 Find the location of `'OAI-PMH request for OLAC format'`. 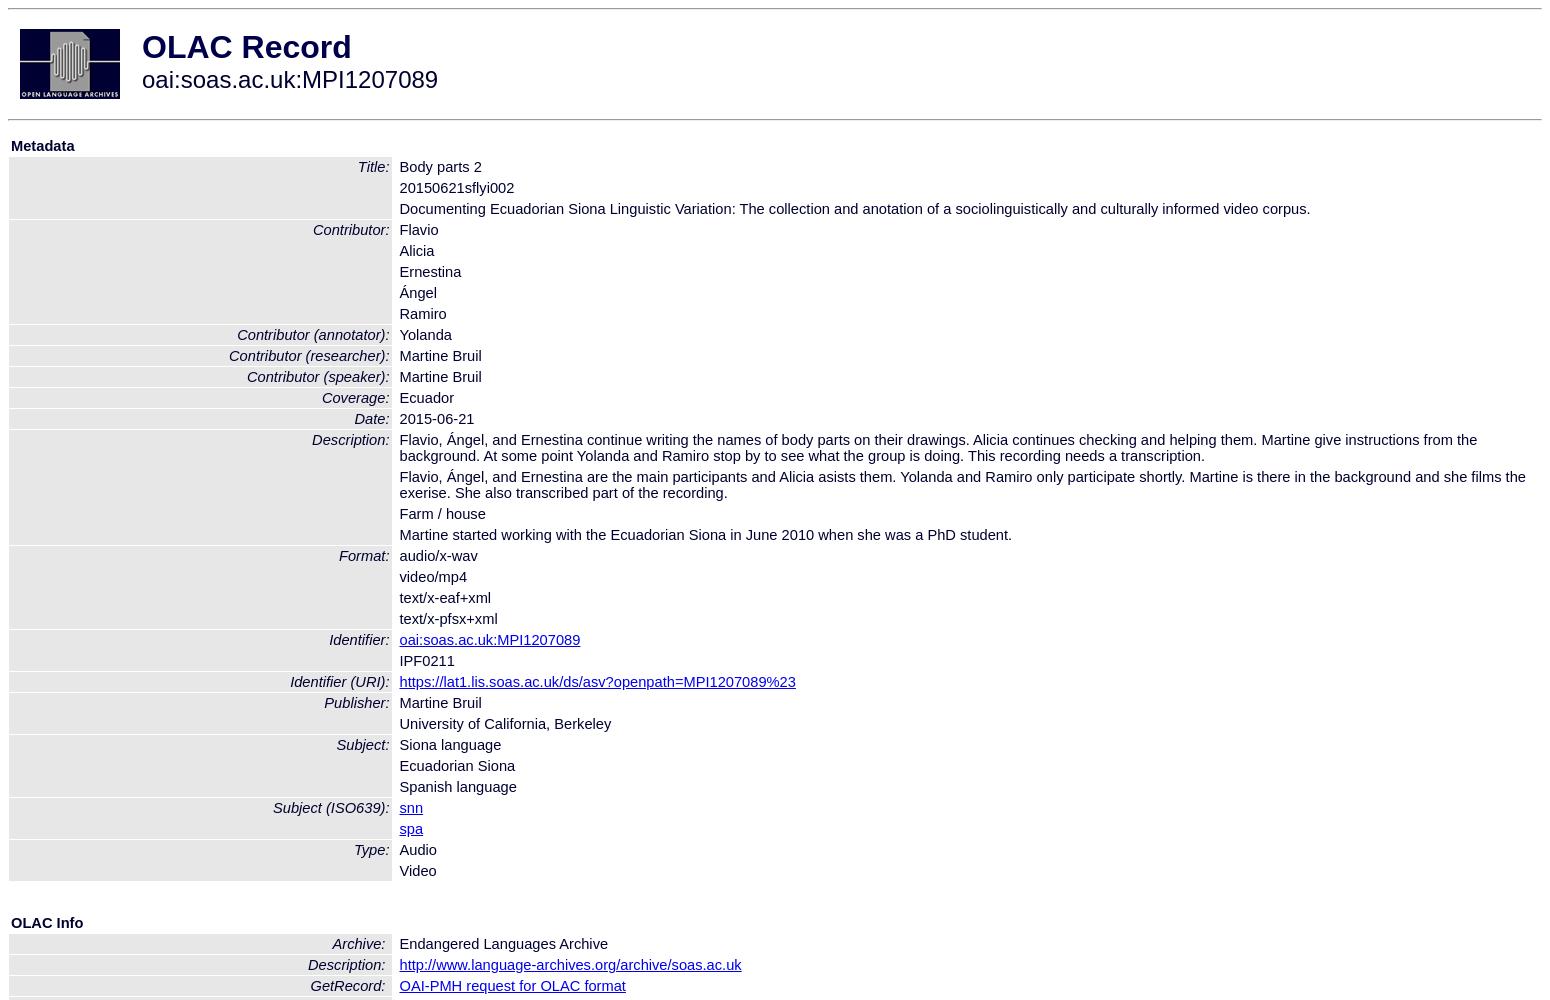

'OAI-PMH request for OLAC format' is located at coordinates (510, 984).